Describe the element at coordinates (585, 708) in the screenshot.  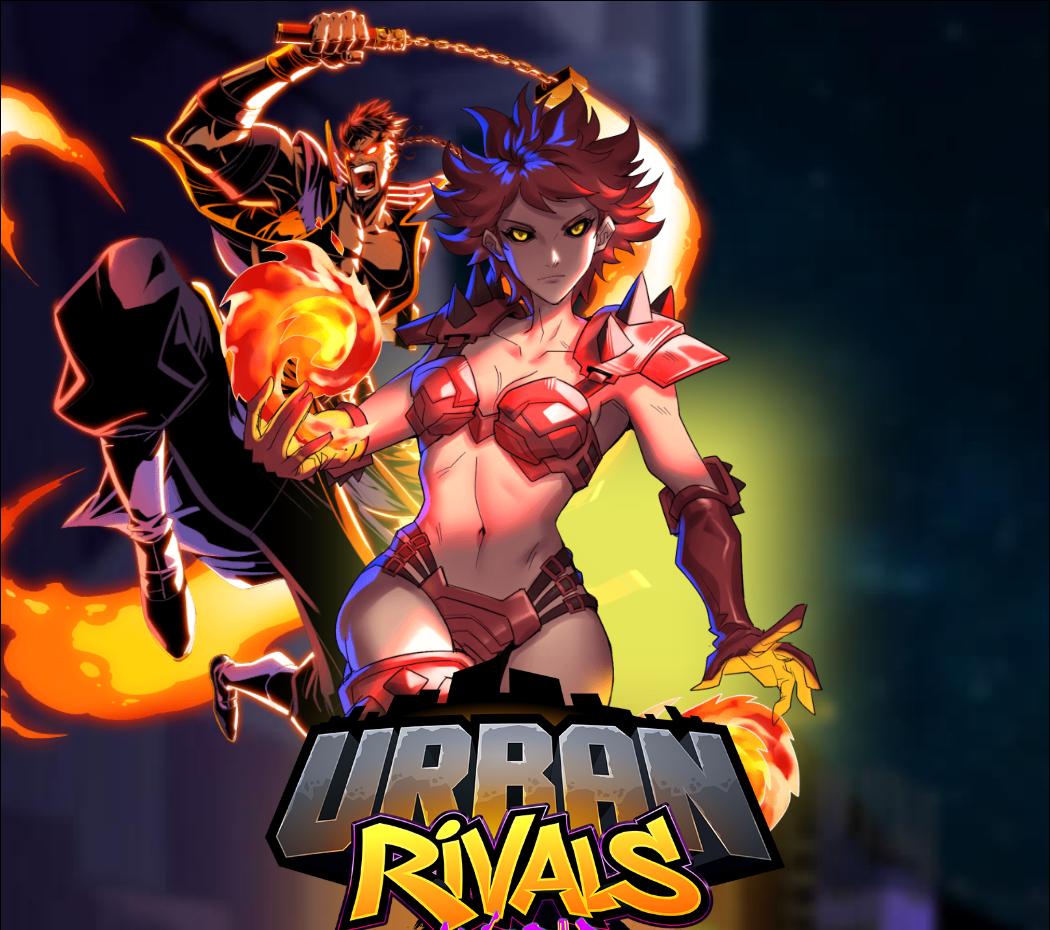
I see `'The city also has some unusual places, some of which are not at all recommendable. From the furious motel BERZERK, to the post-apocalyptic desert RAPTORS, and the pirate ship PIRANAS, to the asylum of mad artists PARADOX, the unhealthy circus of FREAKS, and the space farmers COSMOHNUT, it seems that everyone here has completely lost their mind!'` at that location.